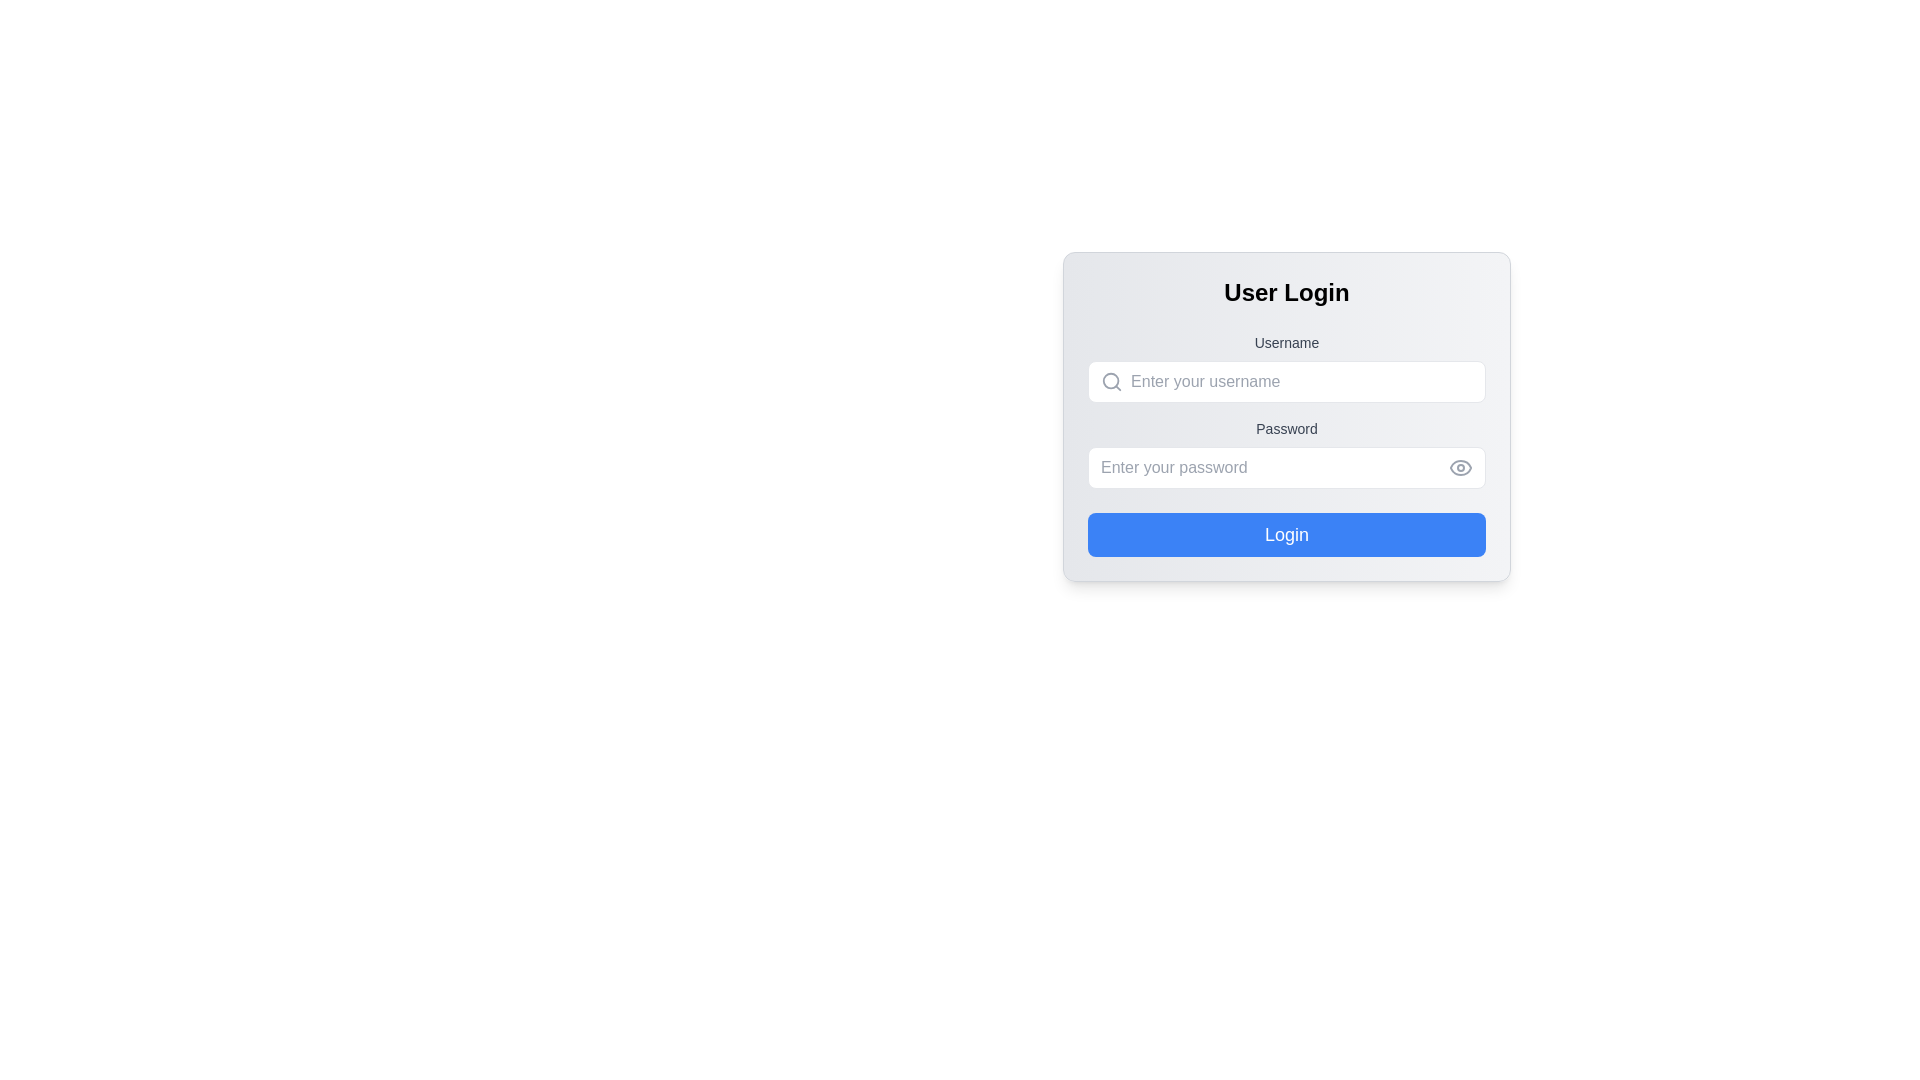  What do you see at coordinates (1460, 467) in the screenshot?
I see `the password visibility toggle button located at the right end of the password input field in the login form` at bounding box center [1460, 467].